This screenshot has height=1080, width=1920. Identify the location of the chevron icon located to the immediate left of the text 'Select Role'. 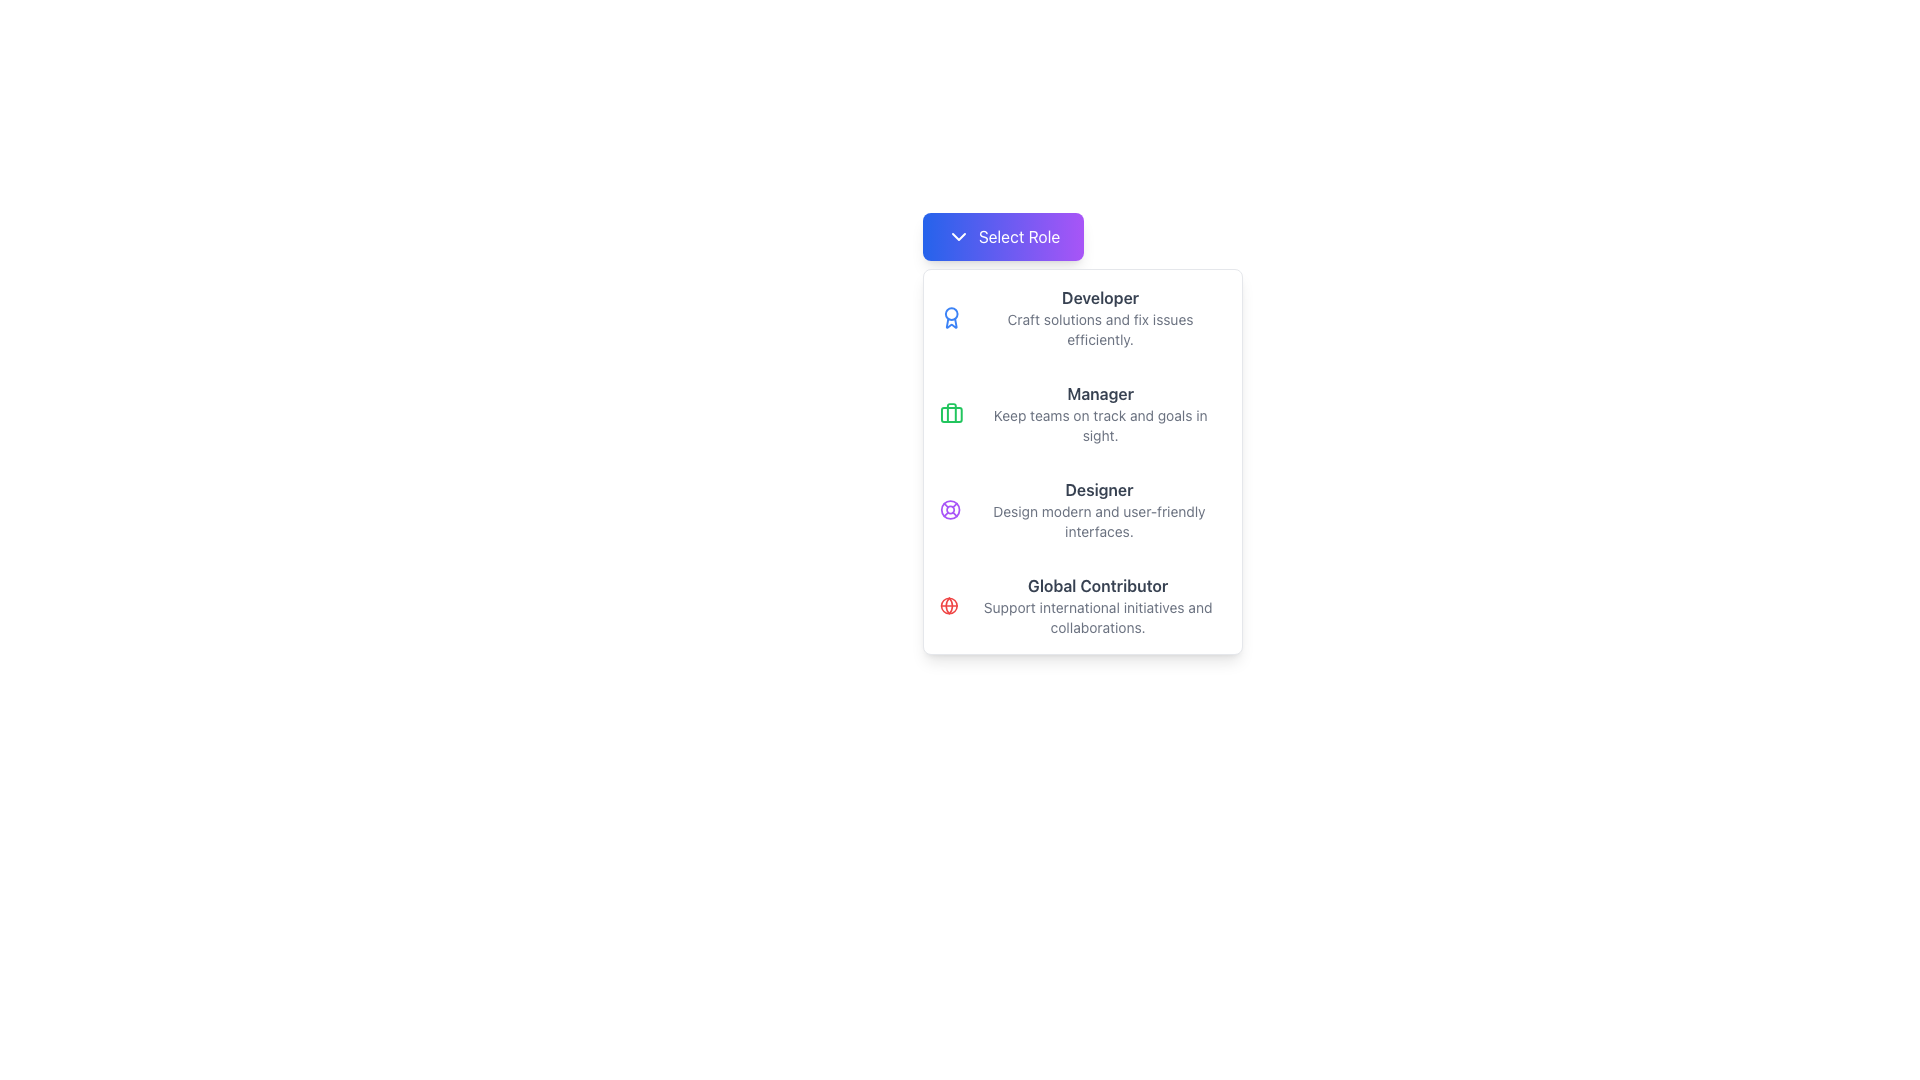
(957, 235).